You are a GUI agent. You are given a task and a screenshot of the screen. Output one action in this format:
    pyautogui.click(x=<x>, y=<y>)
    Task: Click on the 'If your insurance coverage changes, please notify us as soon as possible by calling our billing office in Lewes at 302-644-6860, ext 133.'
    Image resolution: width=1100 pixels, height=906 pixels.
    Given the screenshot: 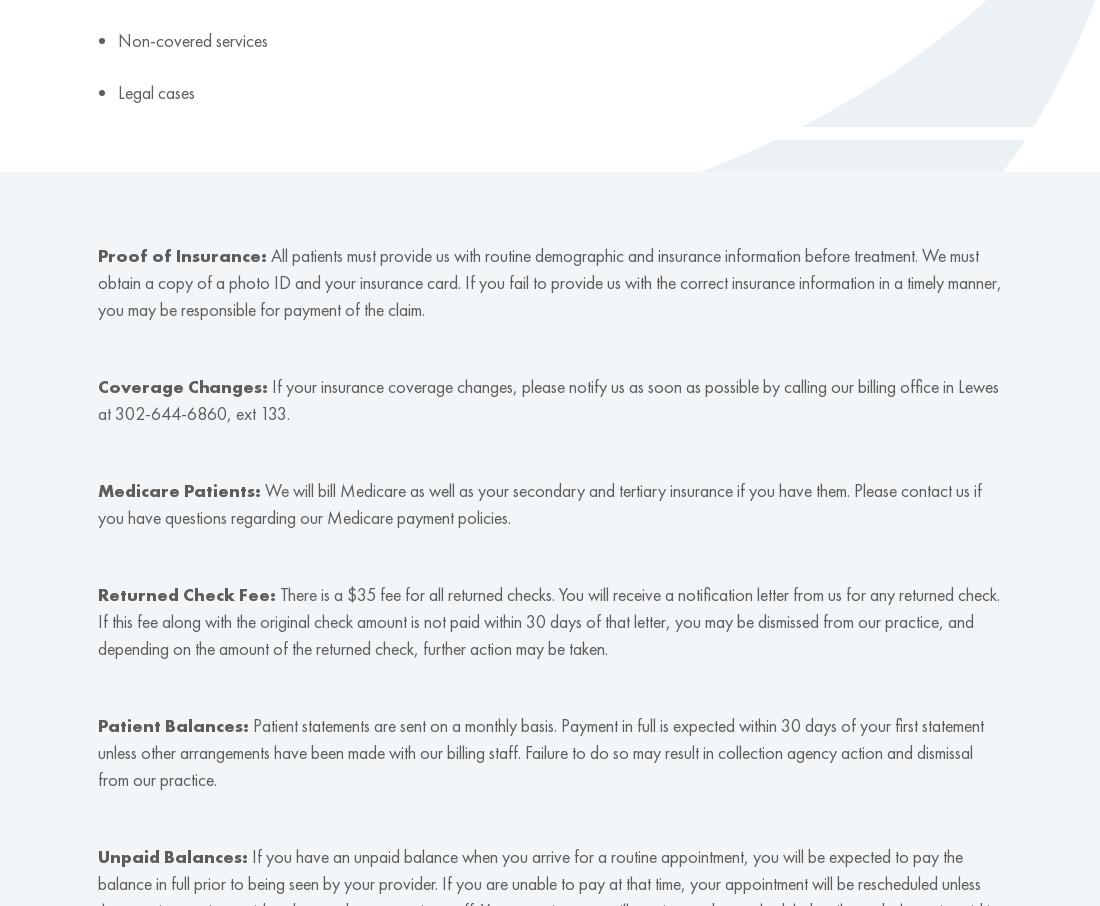 What is the action you would take?
    pyautogui.click(x=547, y=398)
    